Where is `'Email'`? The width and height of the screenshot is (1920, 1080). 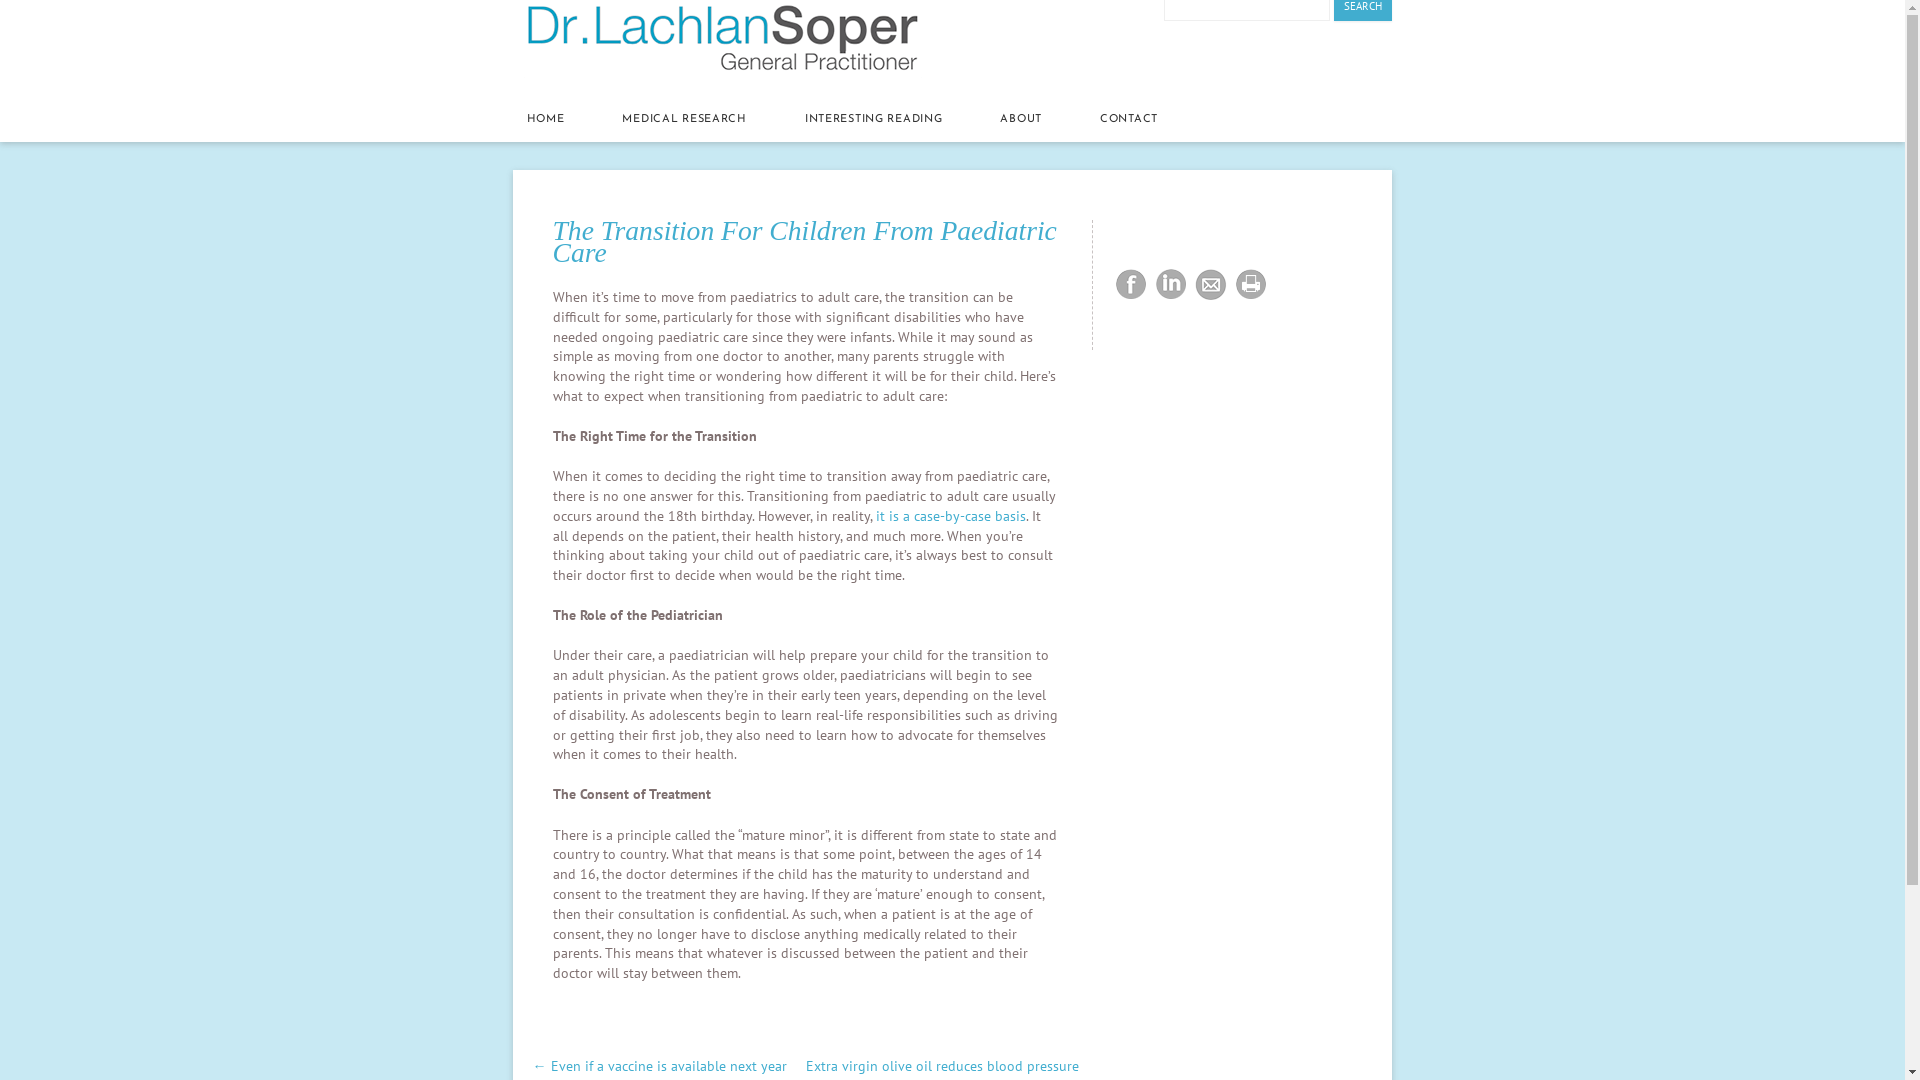 'Email' is located at coordinates (1190, 285).